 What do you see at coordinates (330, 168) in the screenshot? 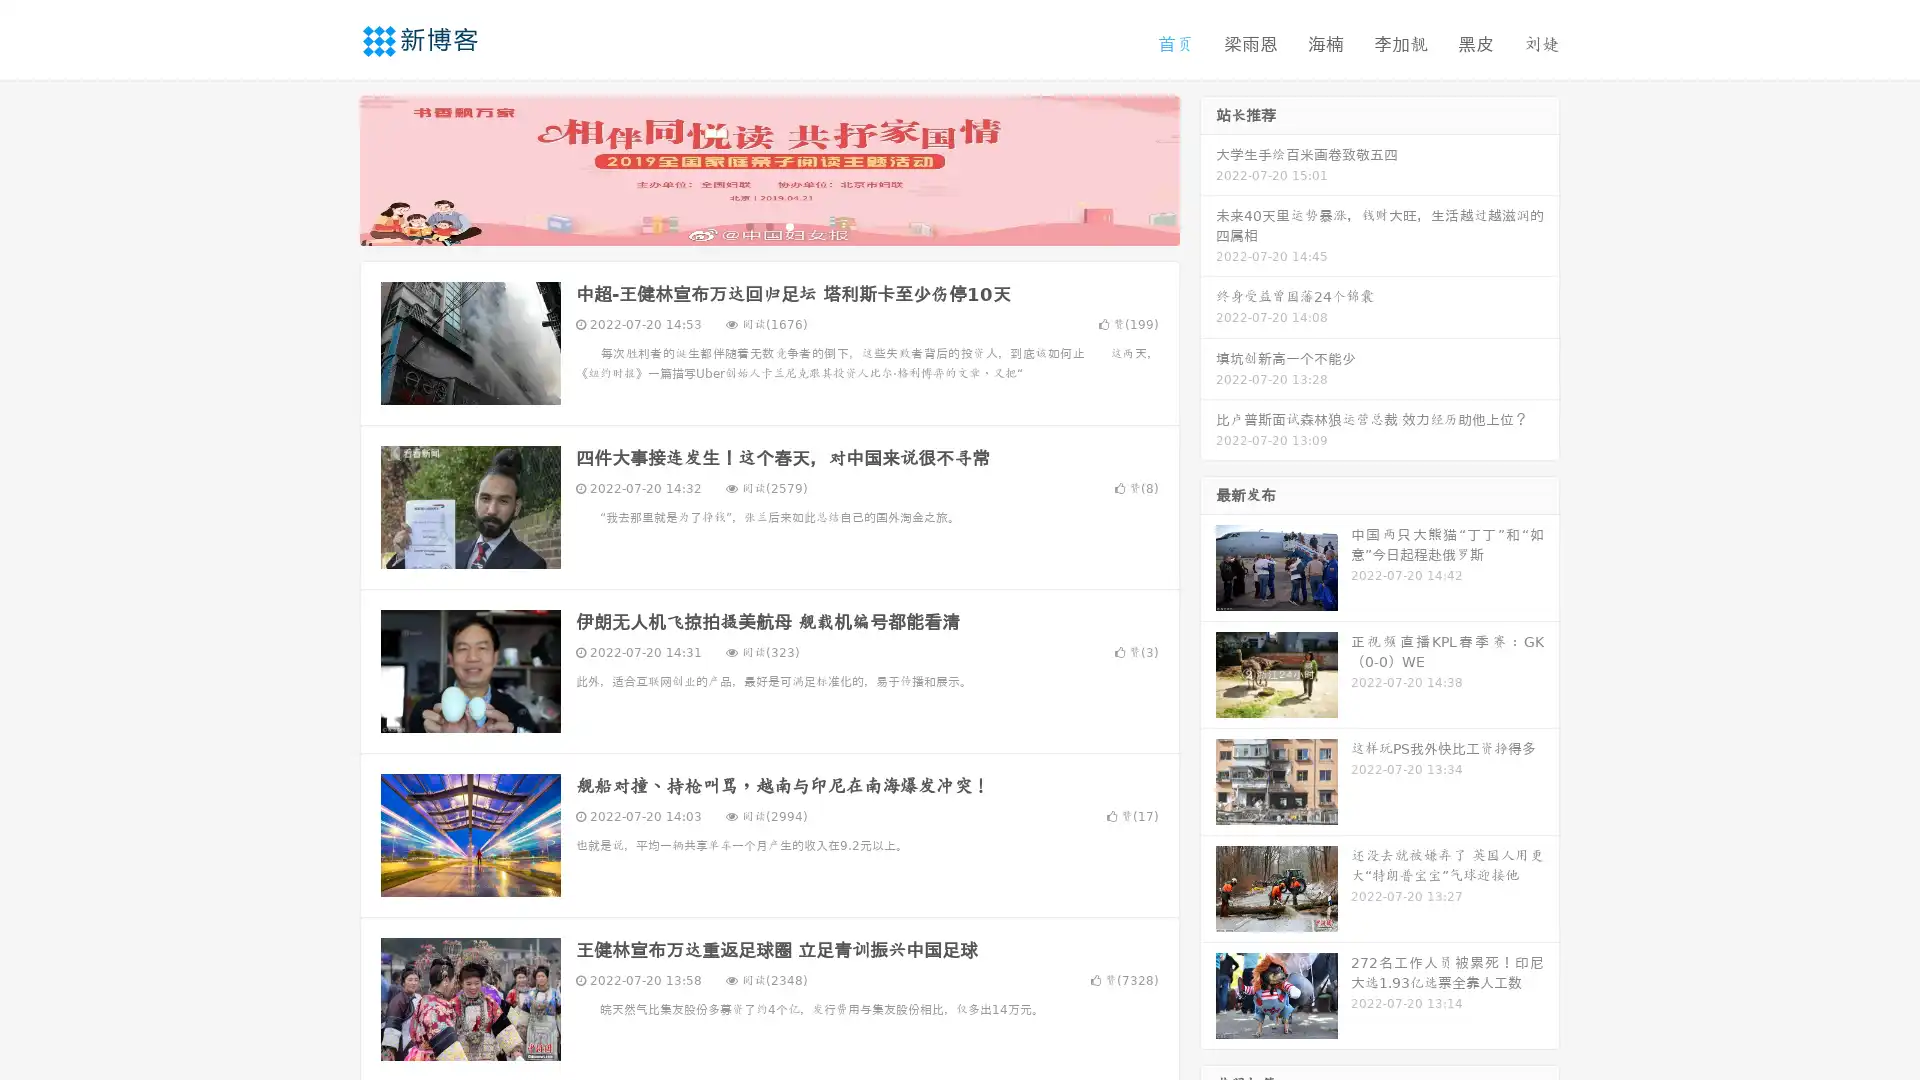
I see `Previous slide` at bounding box center [330, 168].